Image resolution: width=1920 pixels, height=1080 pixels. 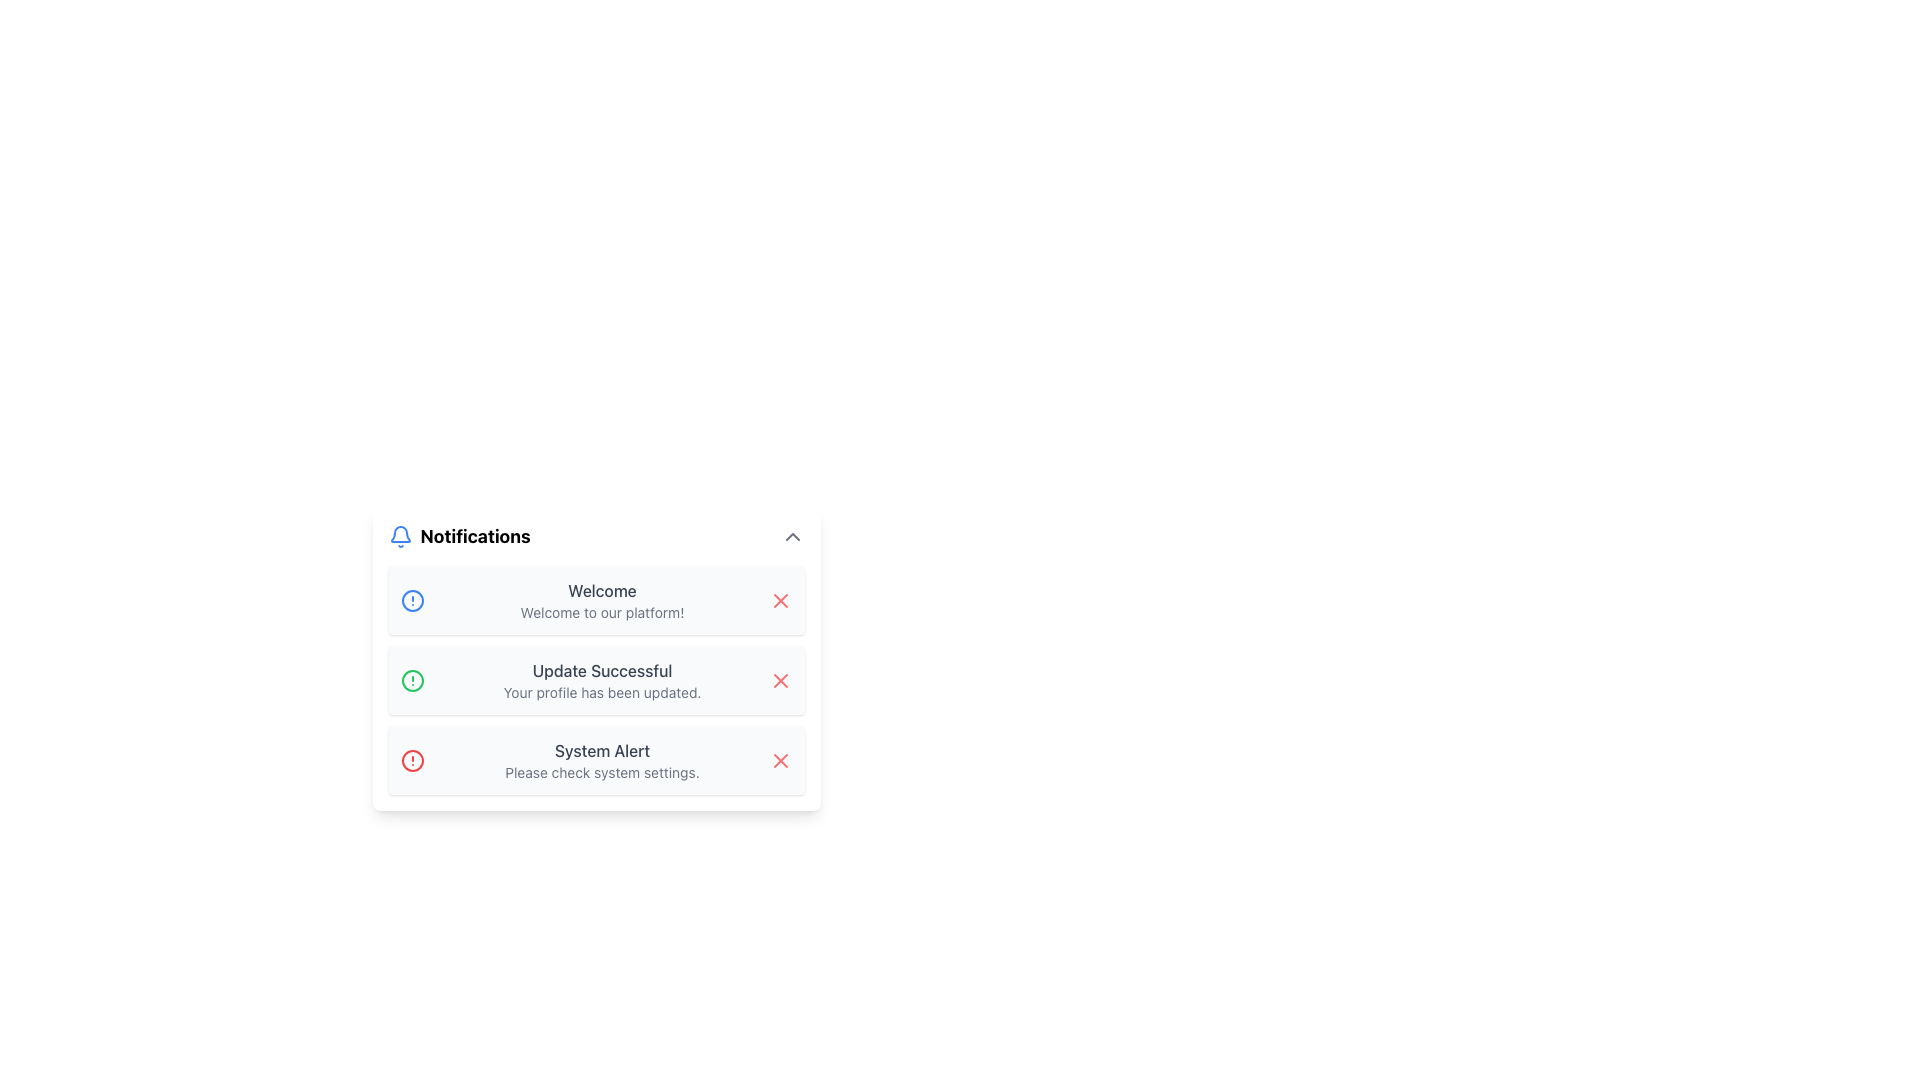 What do you see at coordinates (601, 671) in the screenshot?
I see `the 'Update Successful' text label` at bounding box center [601, 671].